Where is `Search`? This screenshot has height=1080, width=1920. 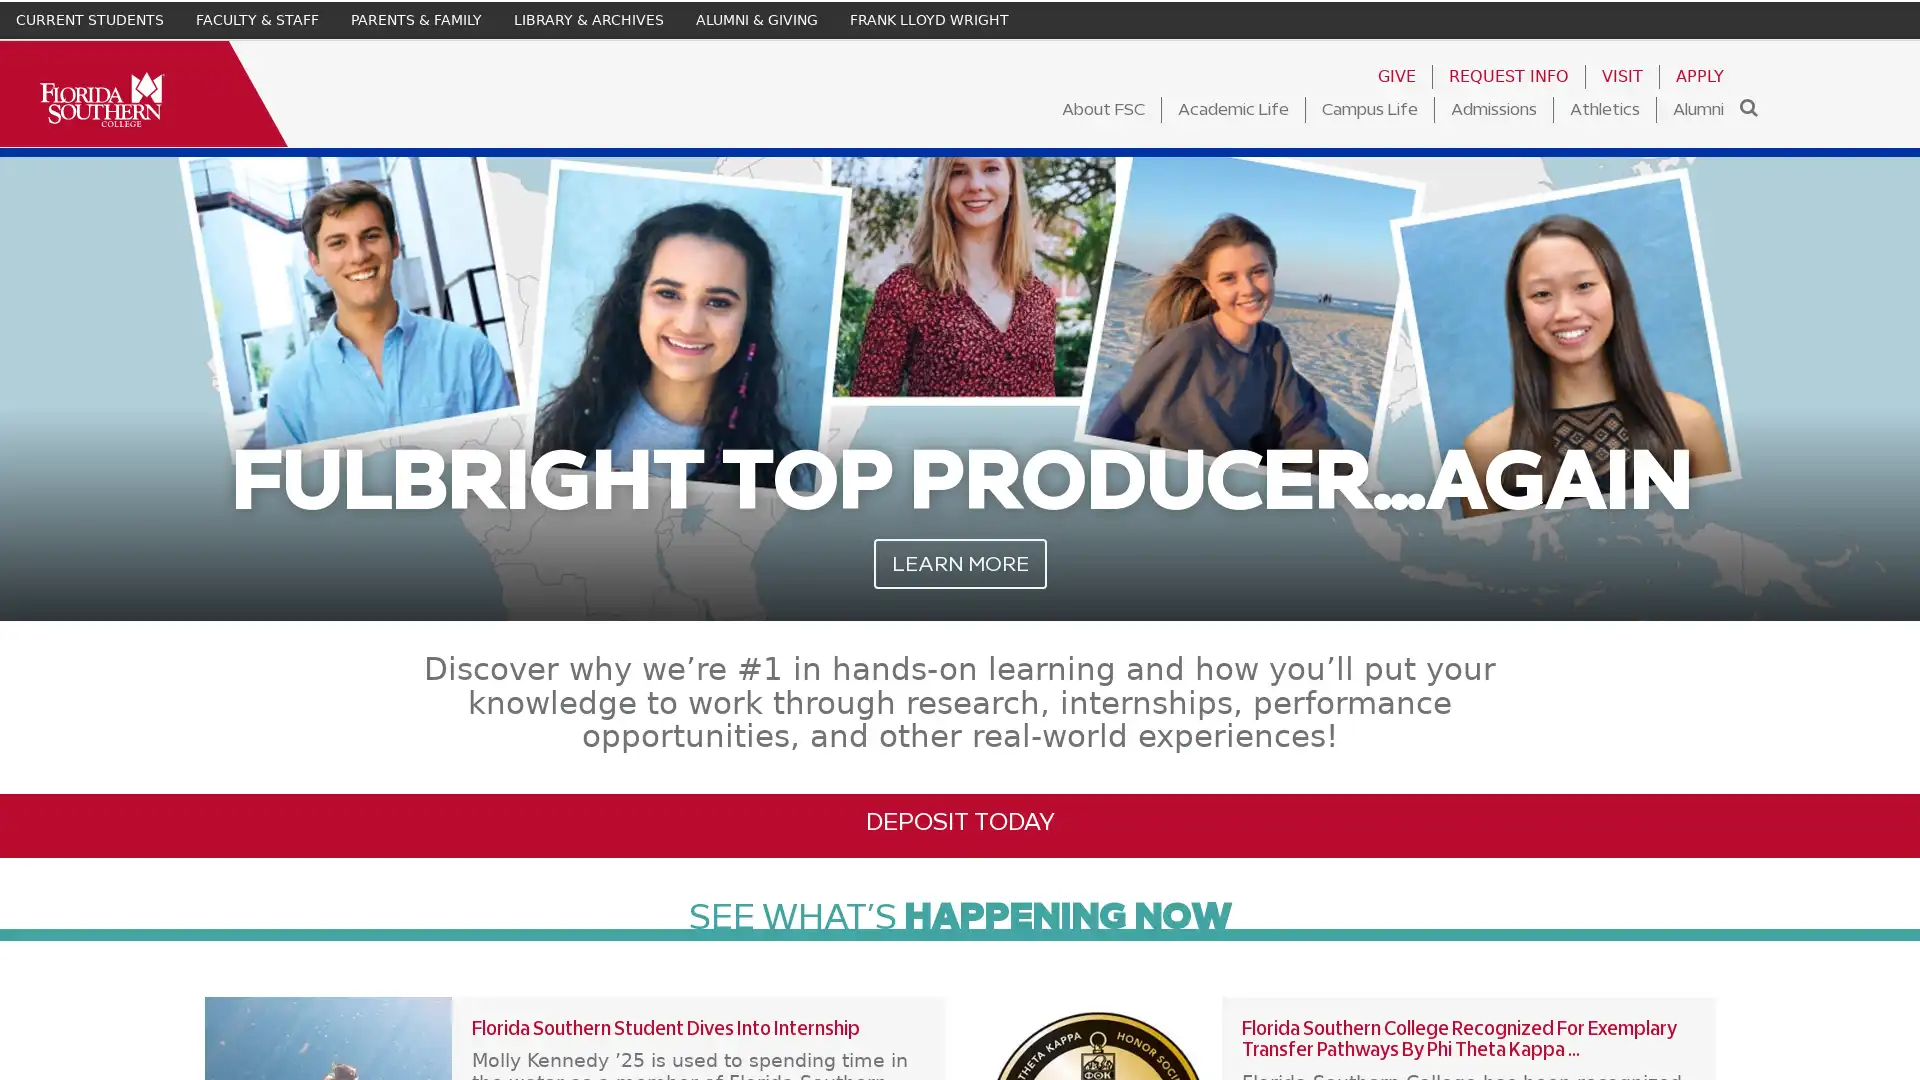
Search is located at coordinates (1818, 108).